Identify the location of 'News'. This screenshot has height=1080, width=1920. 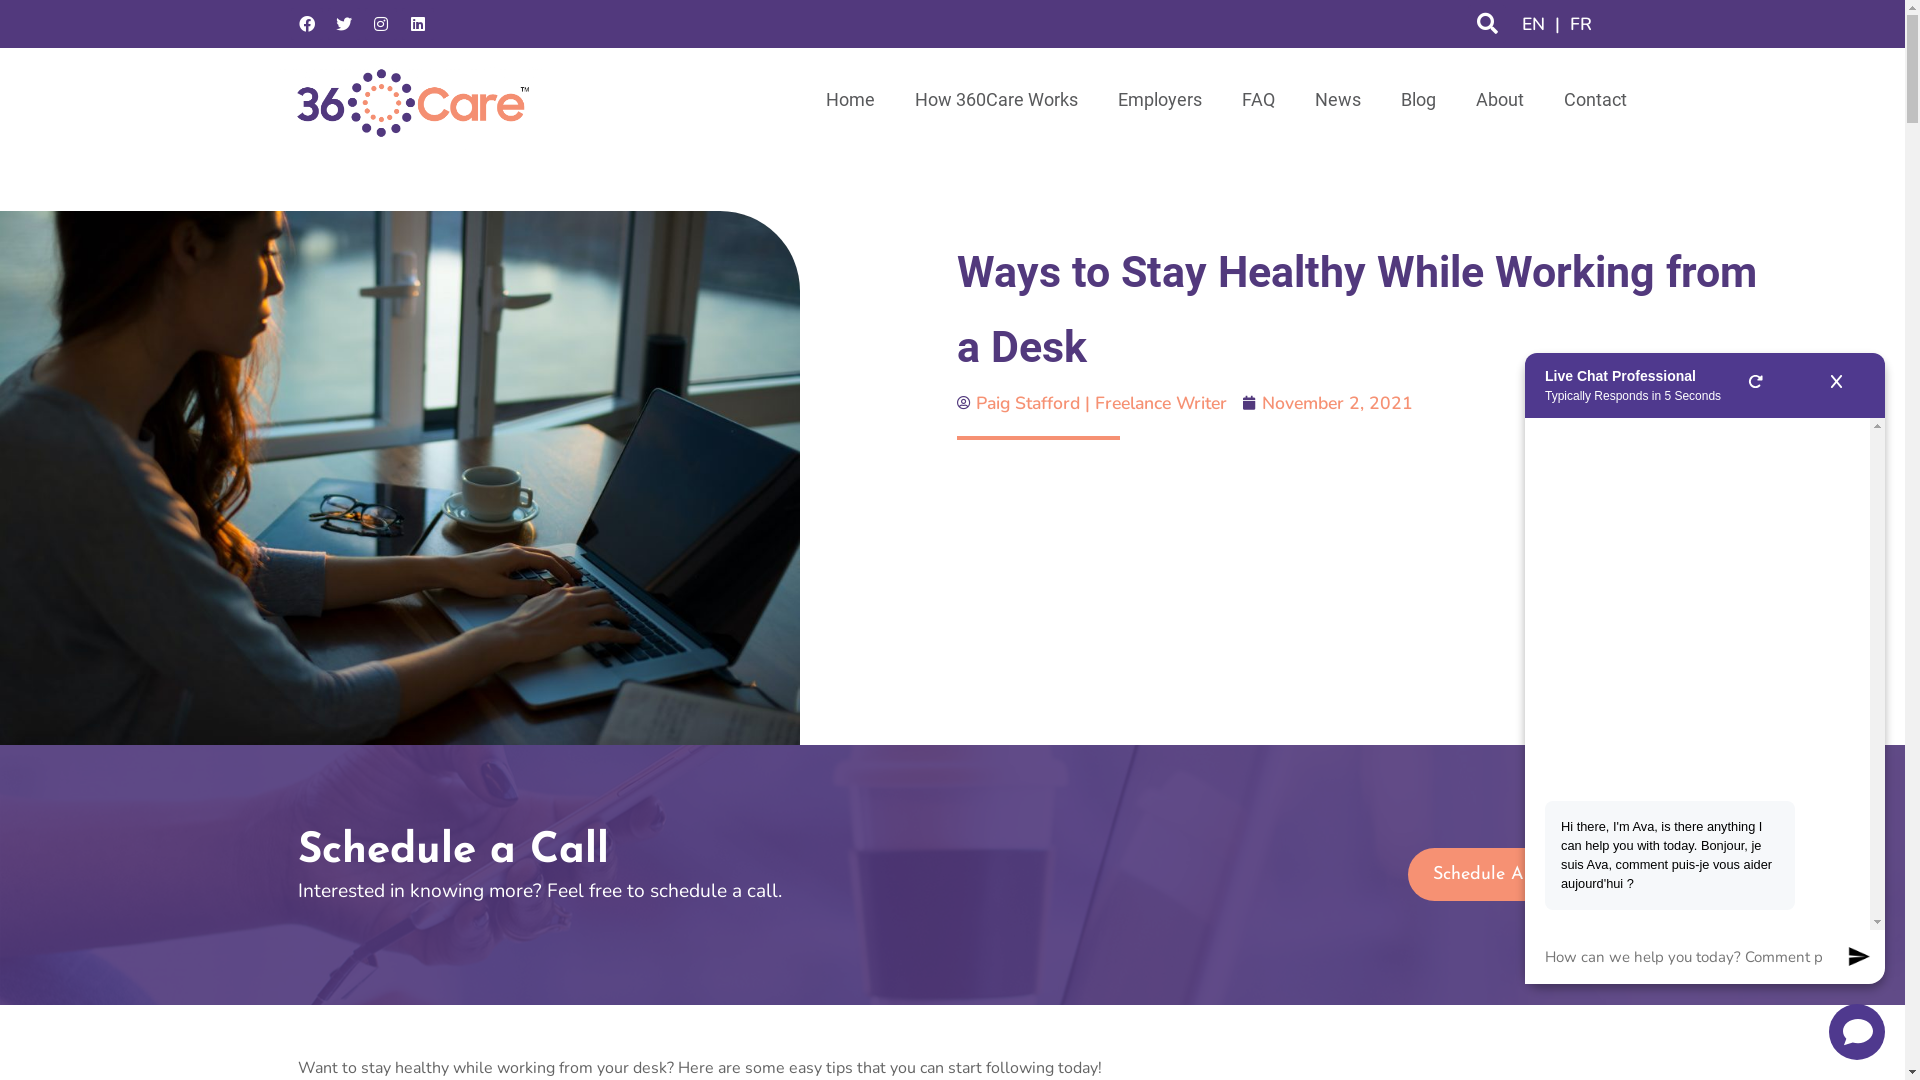
(1294, 100).